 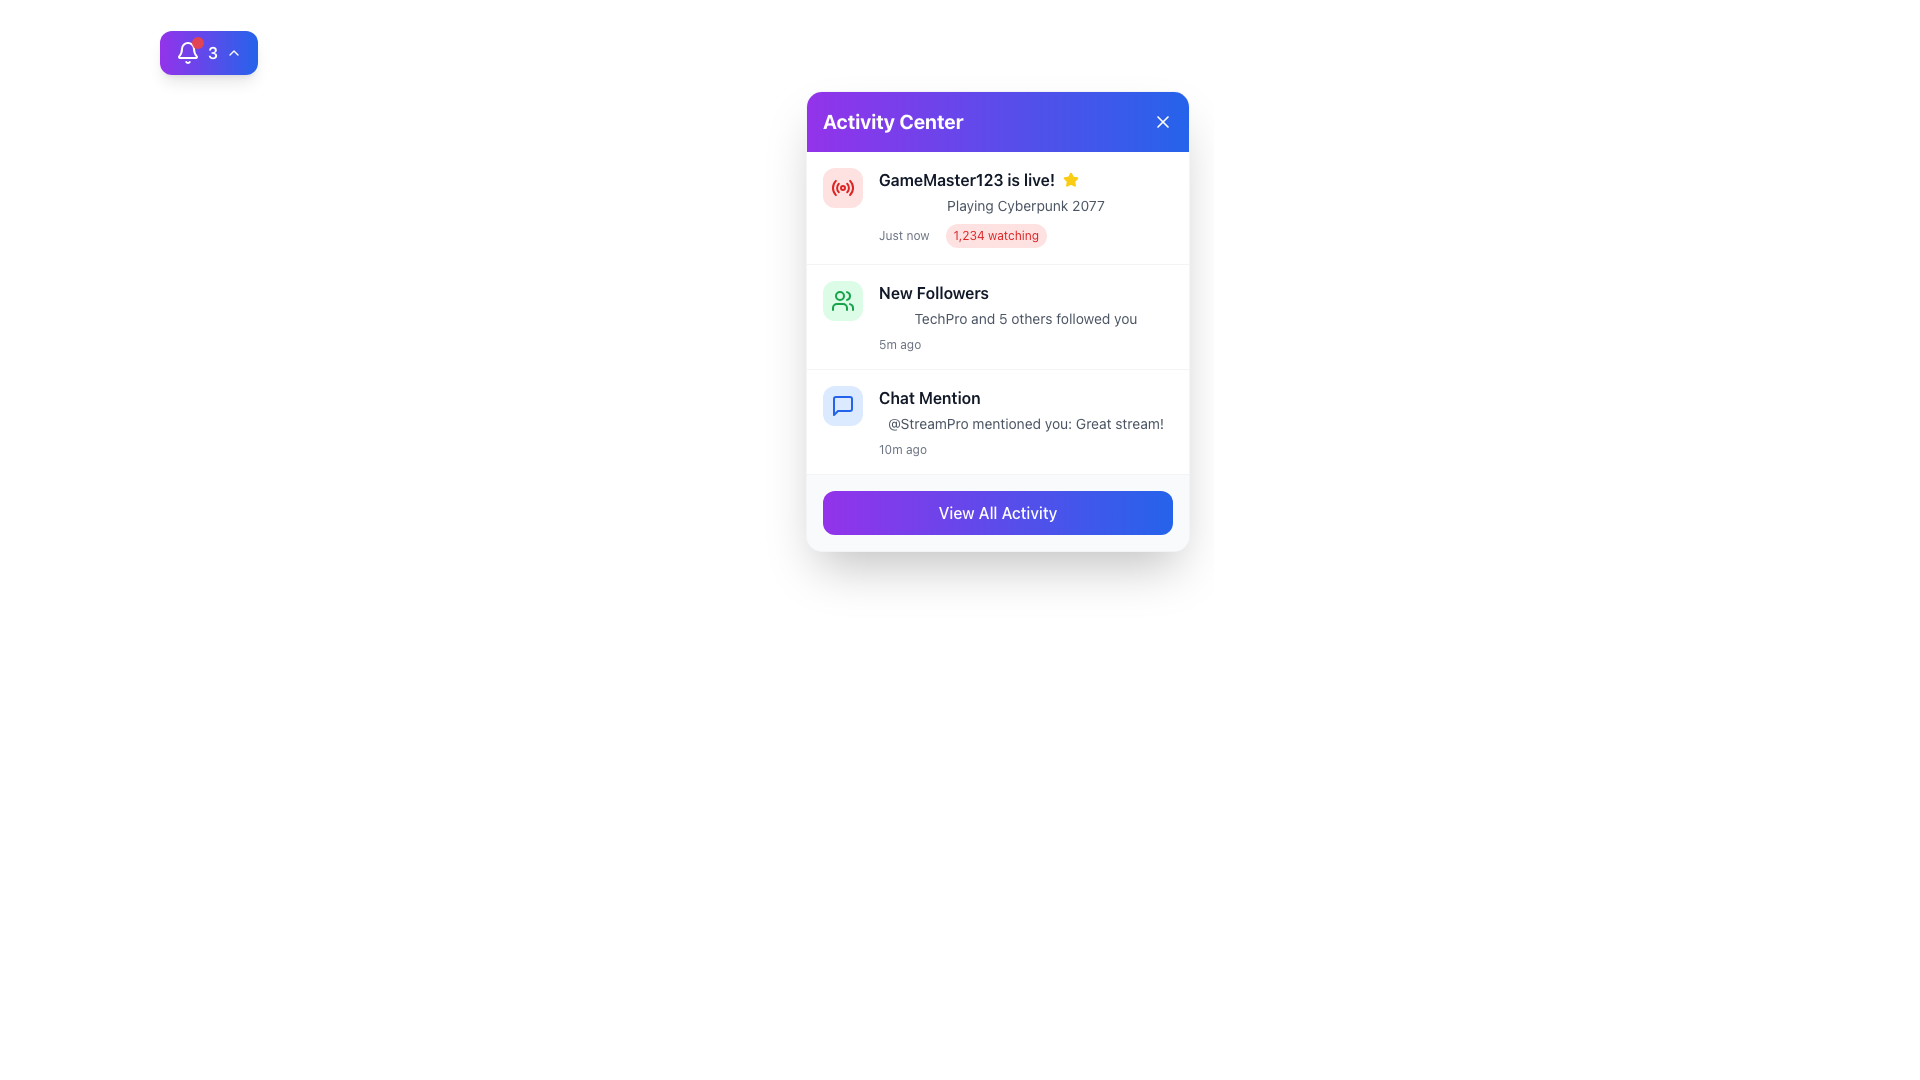 What do you see at coordinates (1026, 315) in the screenshot?
I see `the 'New Followers' notification item in the Activity Center panel, which displays the text 'New Followers' in bold, followed by 'TechPro and 5 others followed you' and a timestamp '5m ago'` at bounding box center [1026, 315].